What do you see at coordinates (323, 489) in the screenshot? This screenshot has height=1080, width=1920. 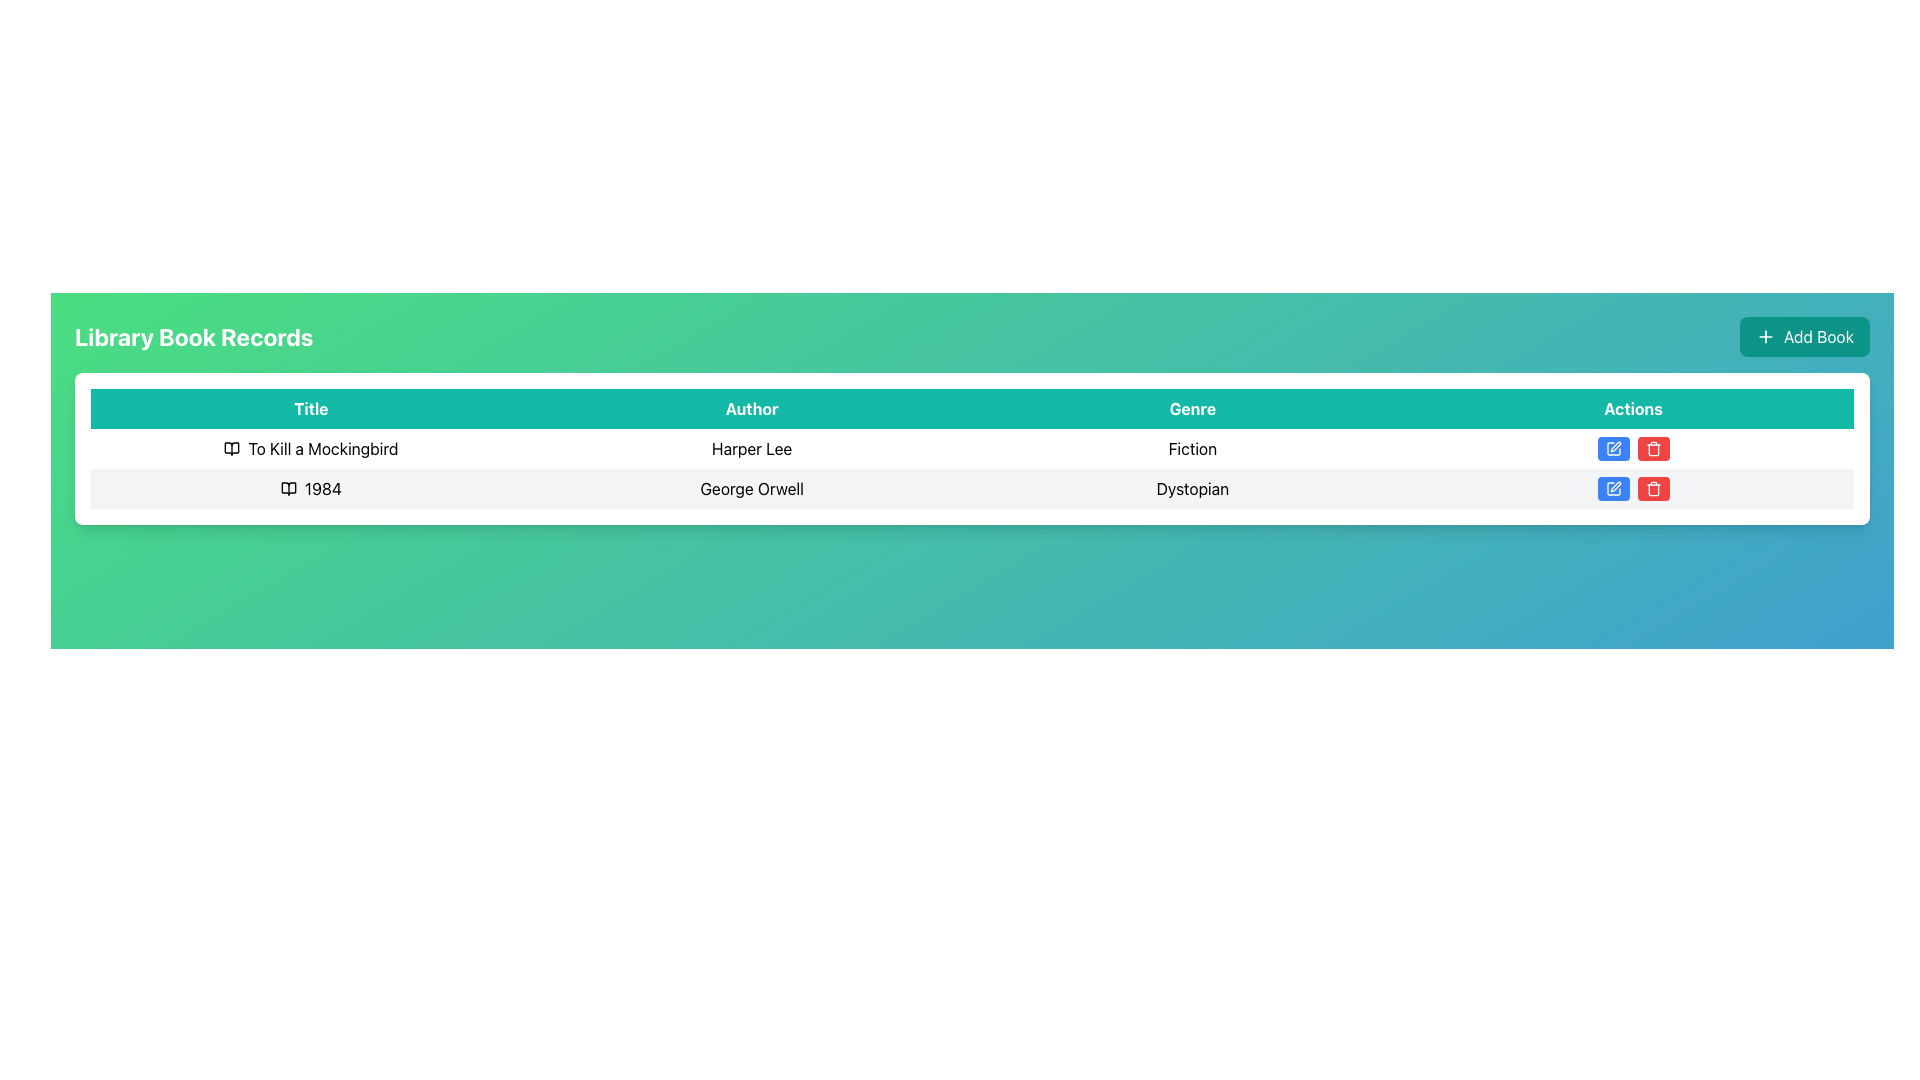 I see `the text label indicating the title of the book '1984' in the library record list, located in the second row under the Title column` at bounding box center [323, 489].